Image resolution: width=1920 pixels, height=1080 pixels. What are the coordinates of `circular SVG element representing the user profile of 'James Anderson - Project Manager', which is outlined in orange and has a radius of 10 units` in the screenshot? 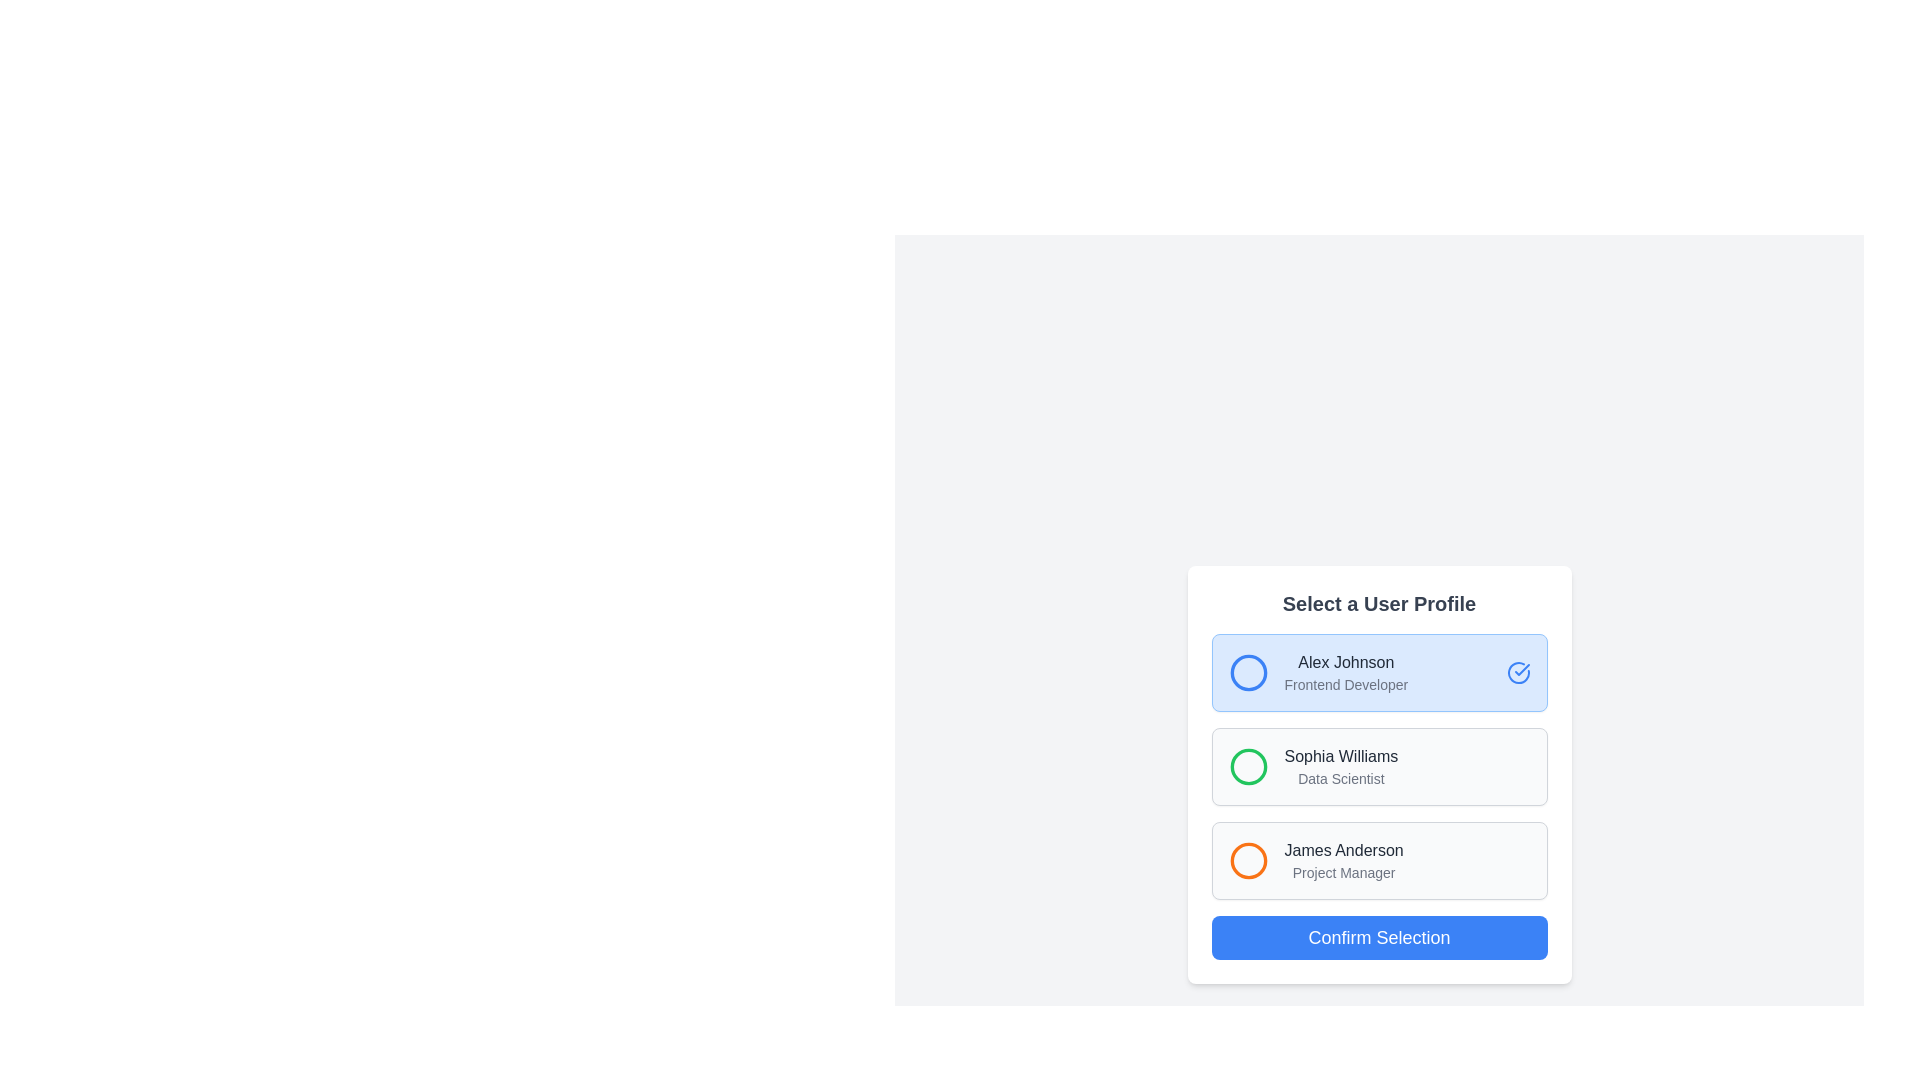 It's located at (1247, 859).